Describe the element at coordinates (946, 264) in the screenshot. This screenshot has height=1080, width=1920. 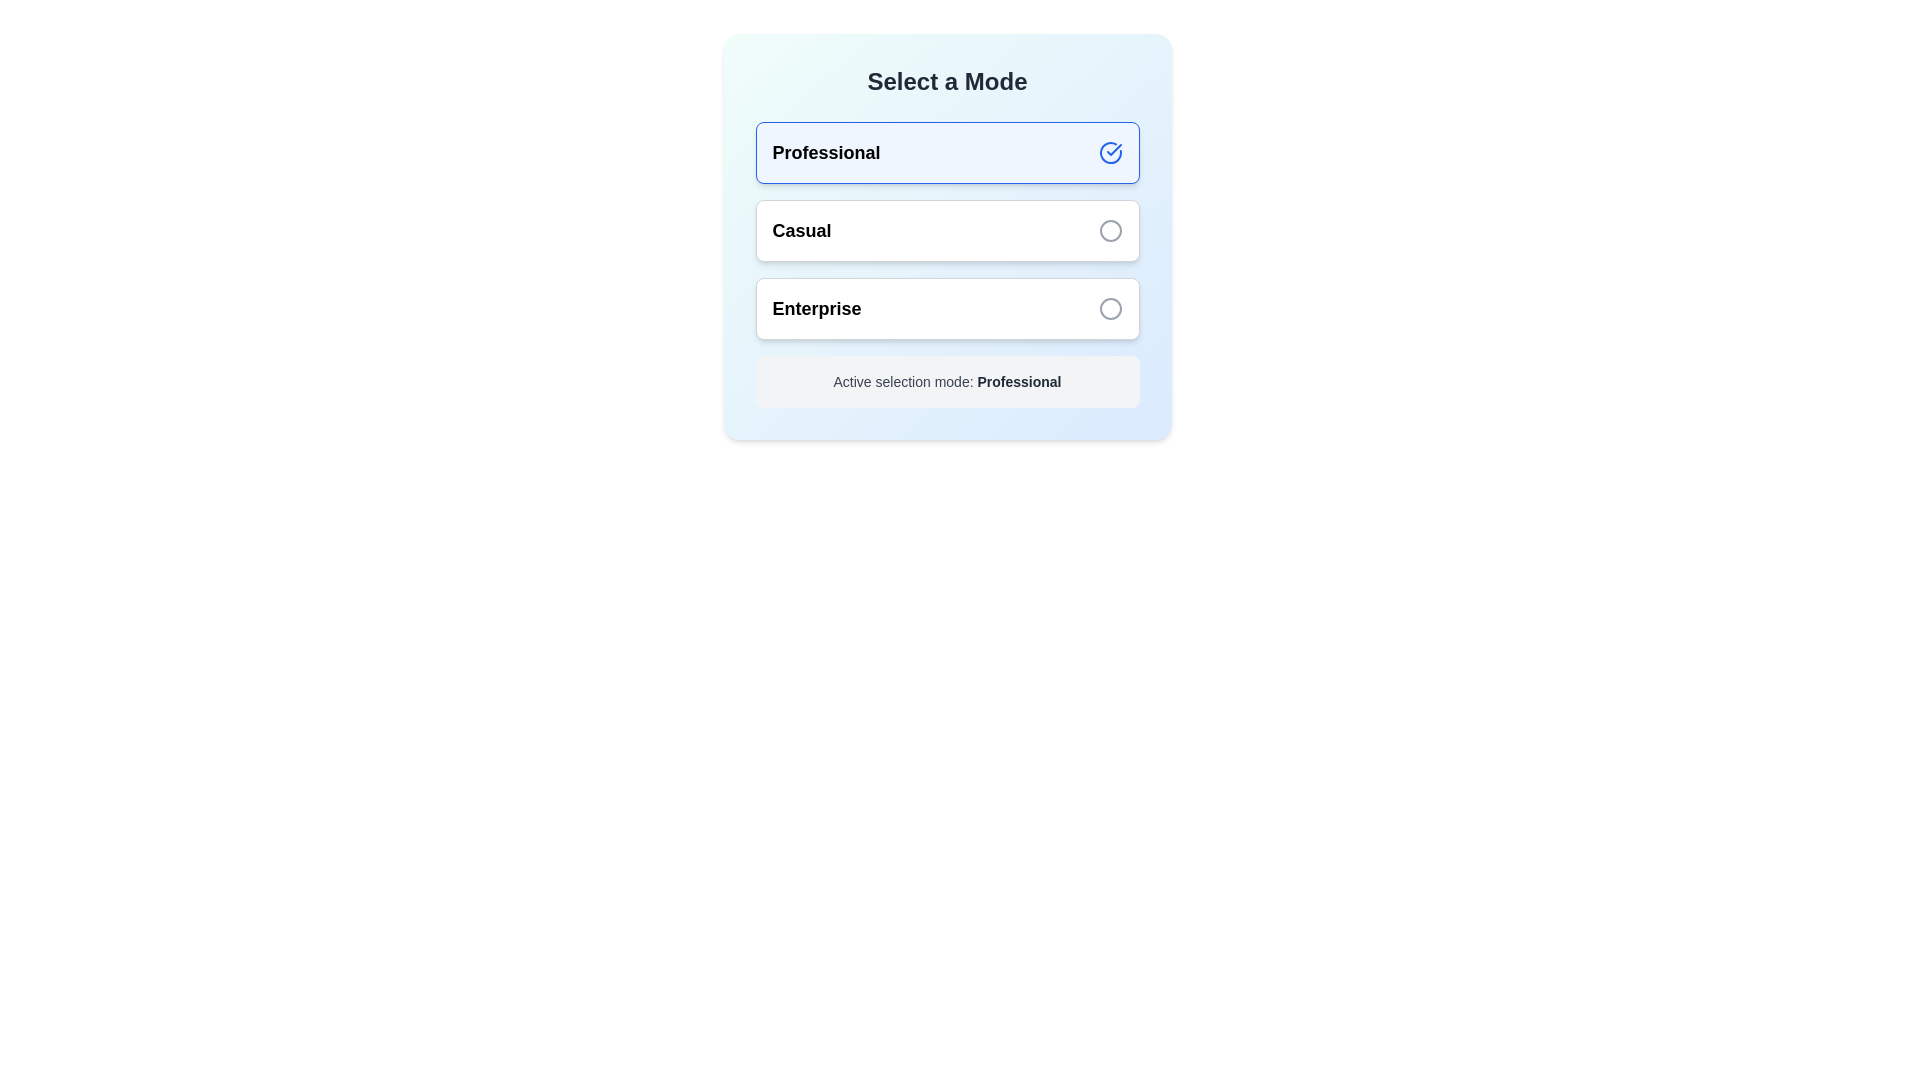
I see `the card in the selection group` at that location.